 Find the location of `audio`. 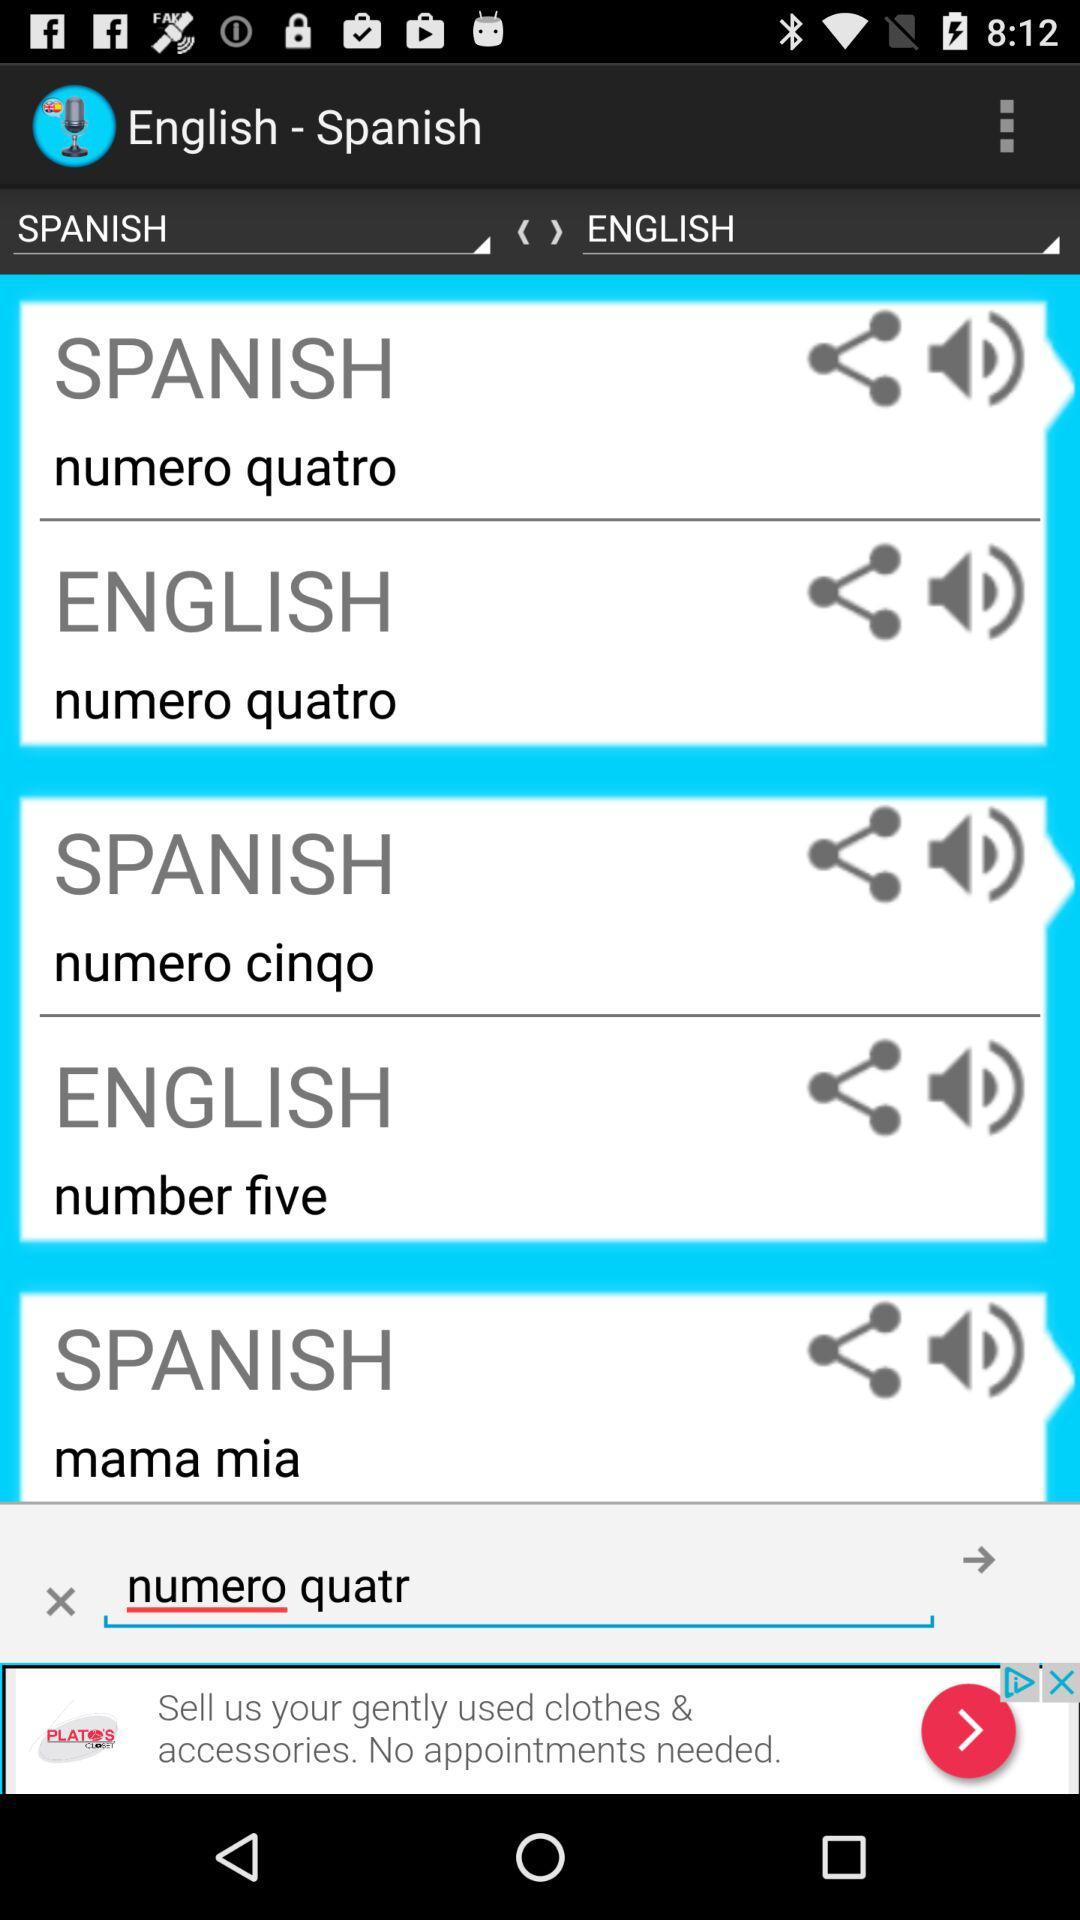

audio is located at coordinates (995, 854).